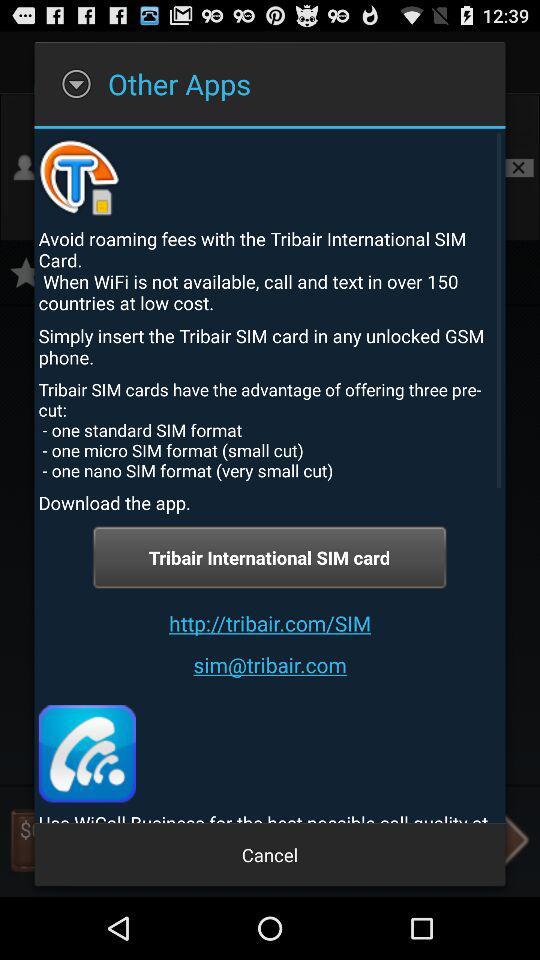 The width and height of the screenshot is (540, 960). What do you see at coordinates (270, 622) in the screenshot?
I see `the http tribair com icon` at bounding box center [270, 622].